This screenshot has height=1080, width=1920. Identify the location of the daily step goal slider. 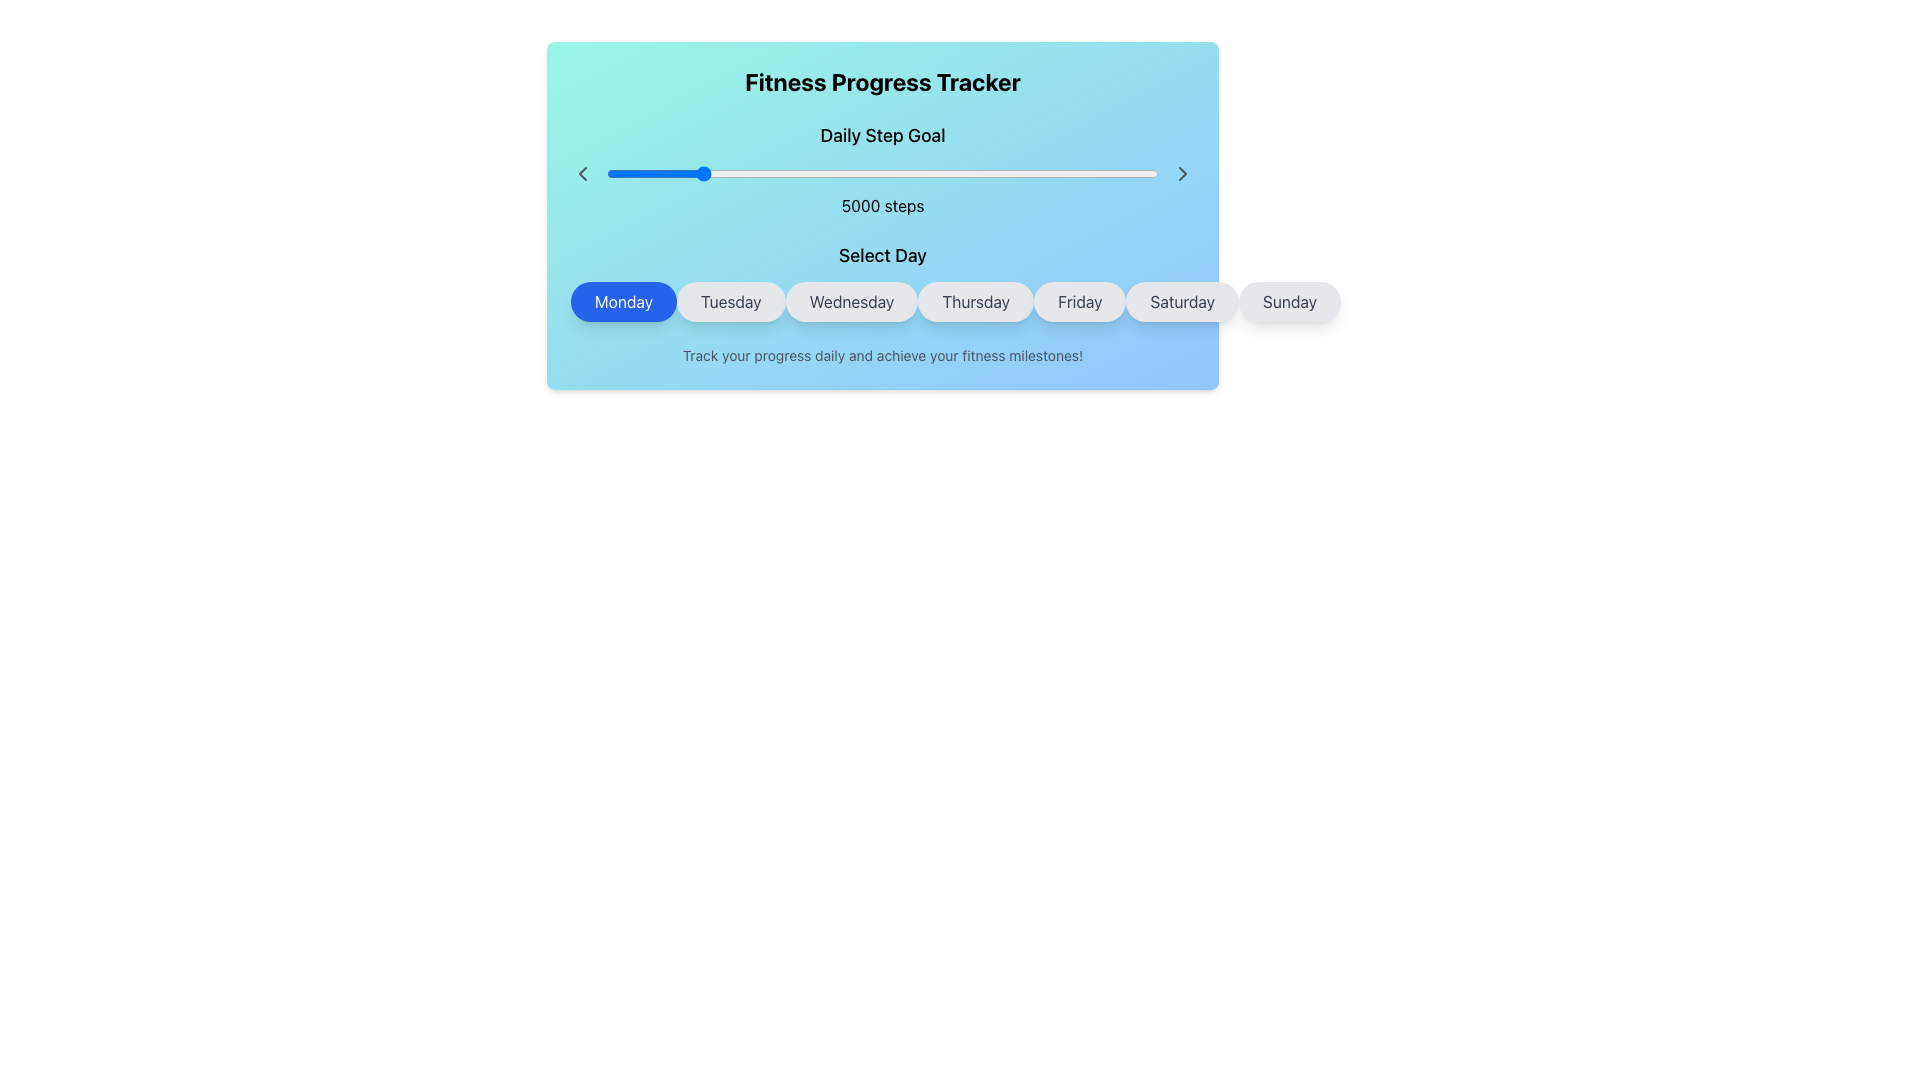
(657, 172).